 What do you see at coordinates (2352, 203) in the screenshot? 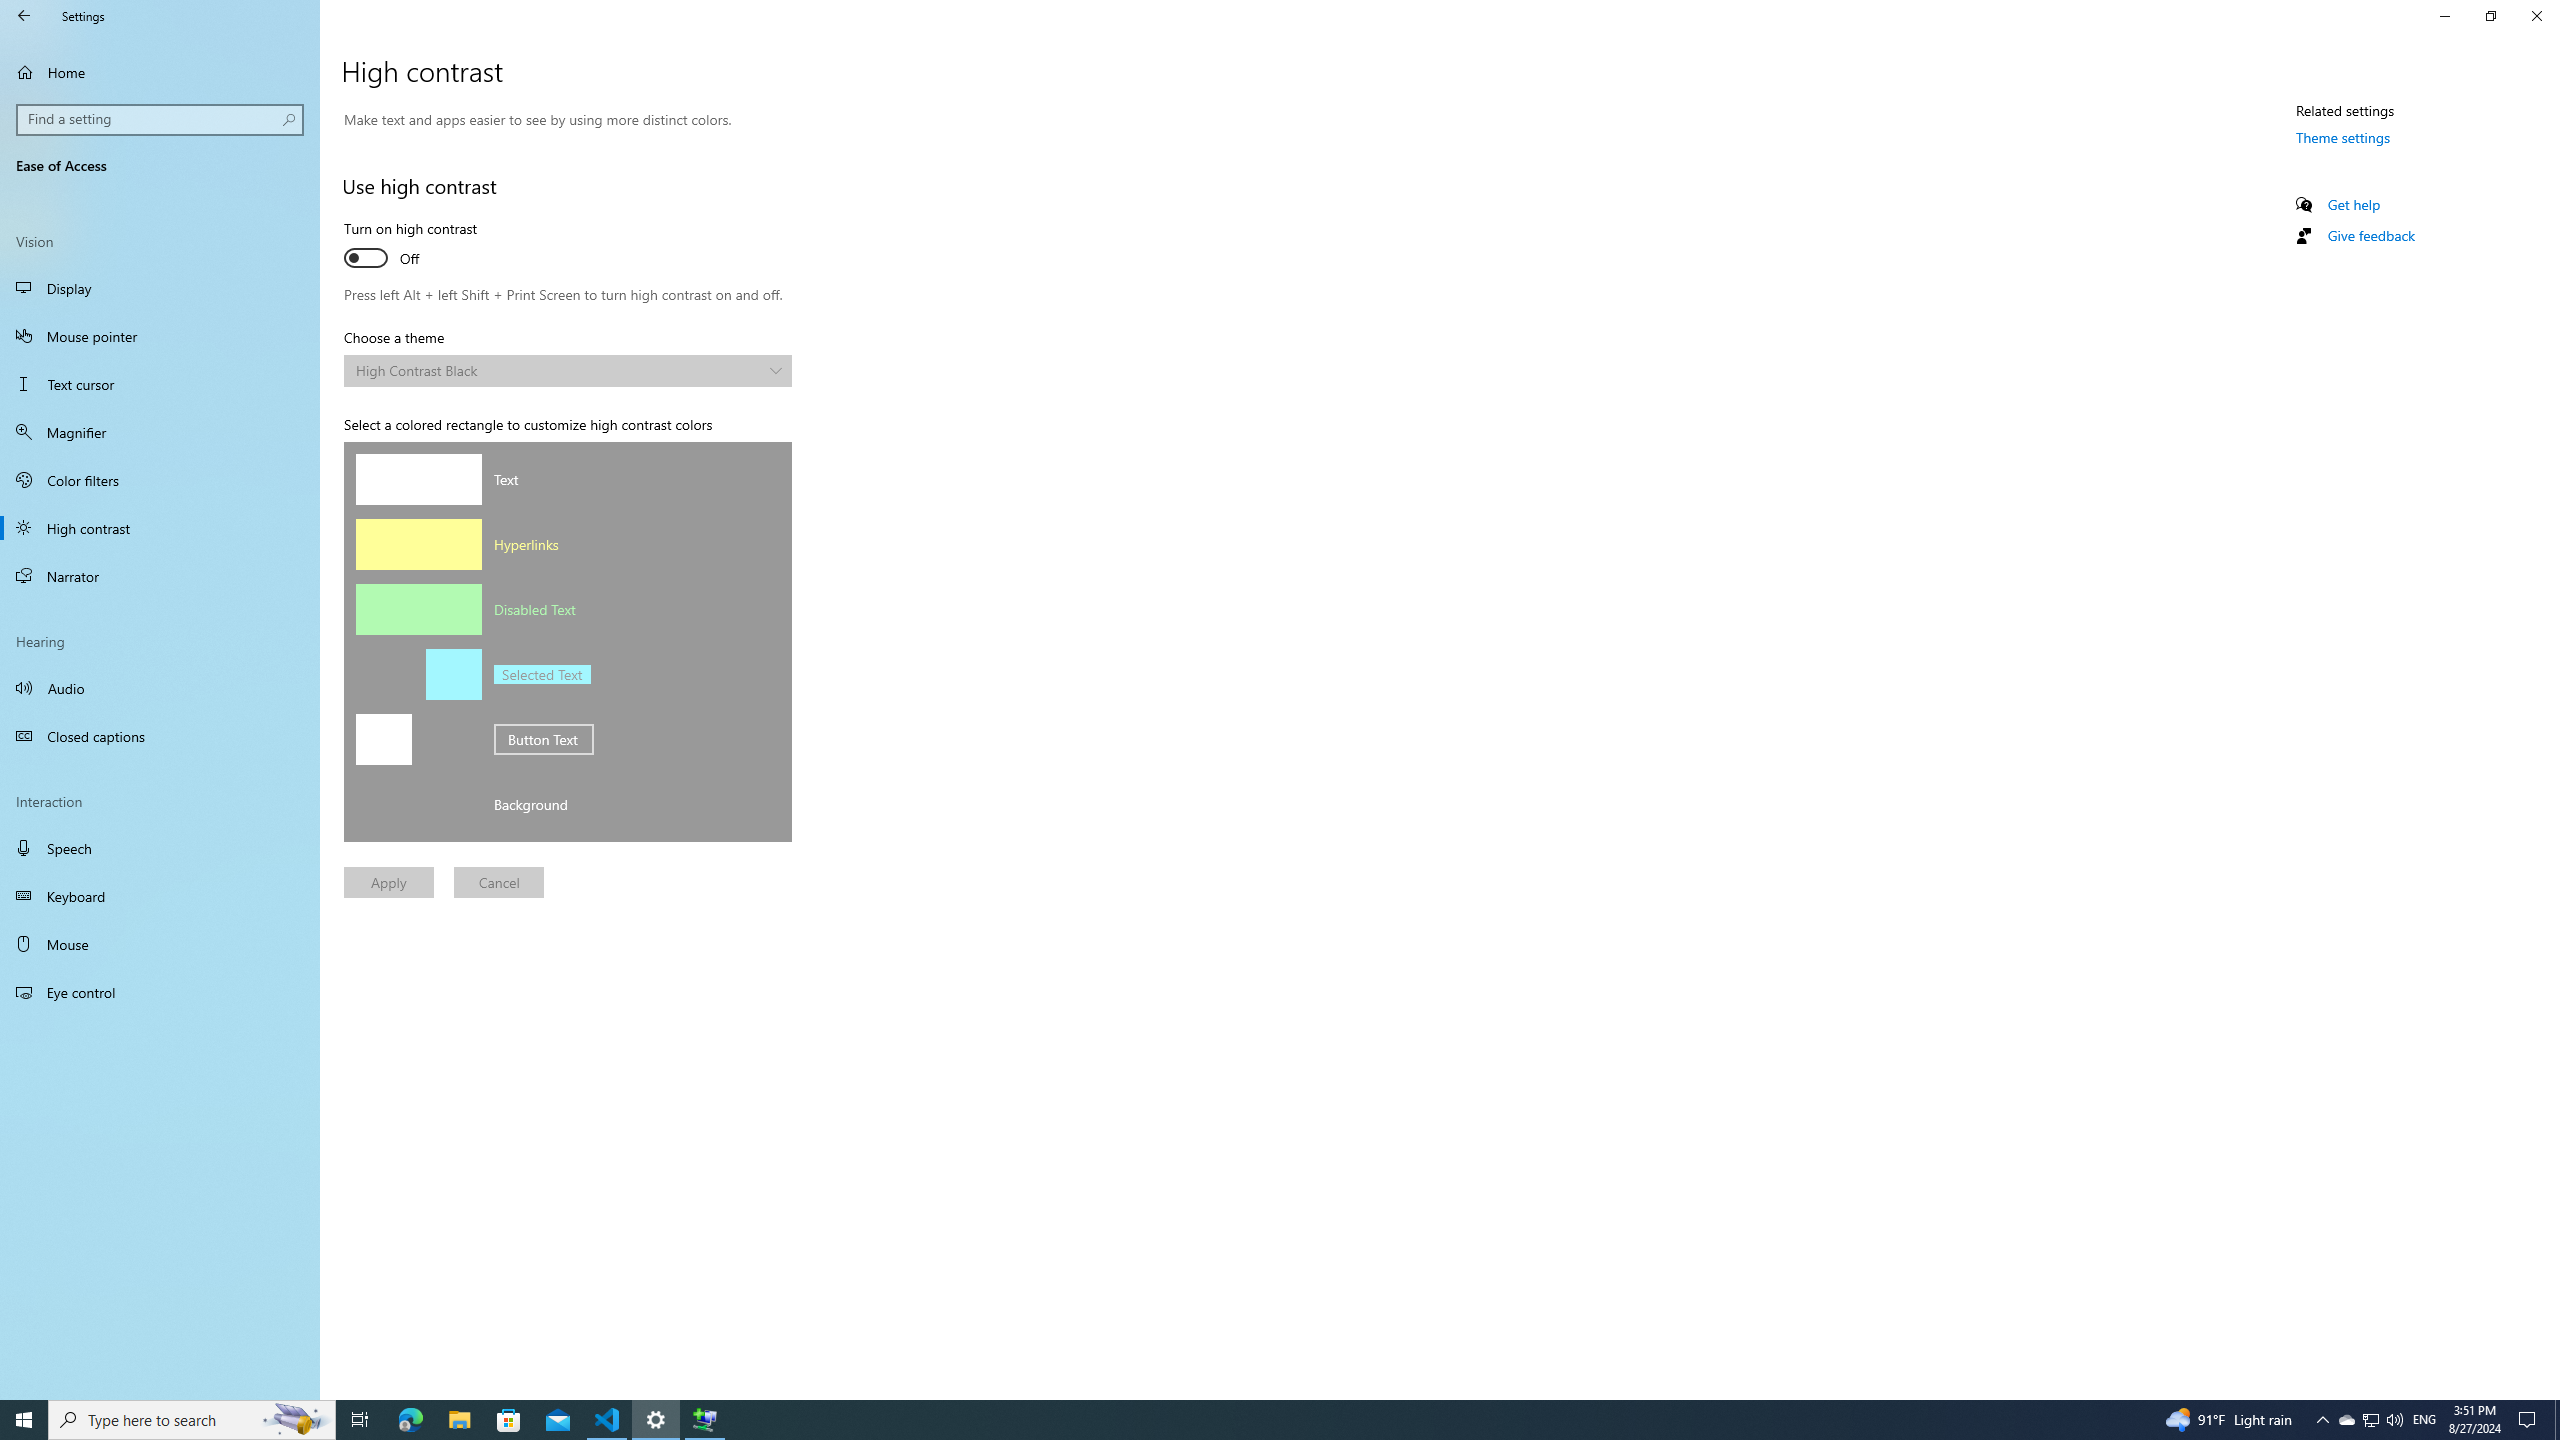
I see `'Get help'` at bounding box center [2352, 203].